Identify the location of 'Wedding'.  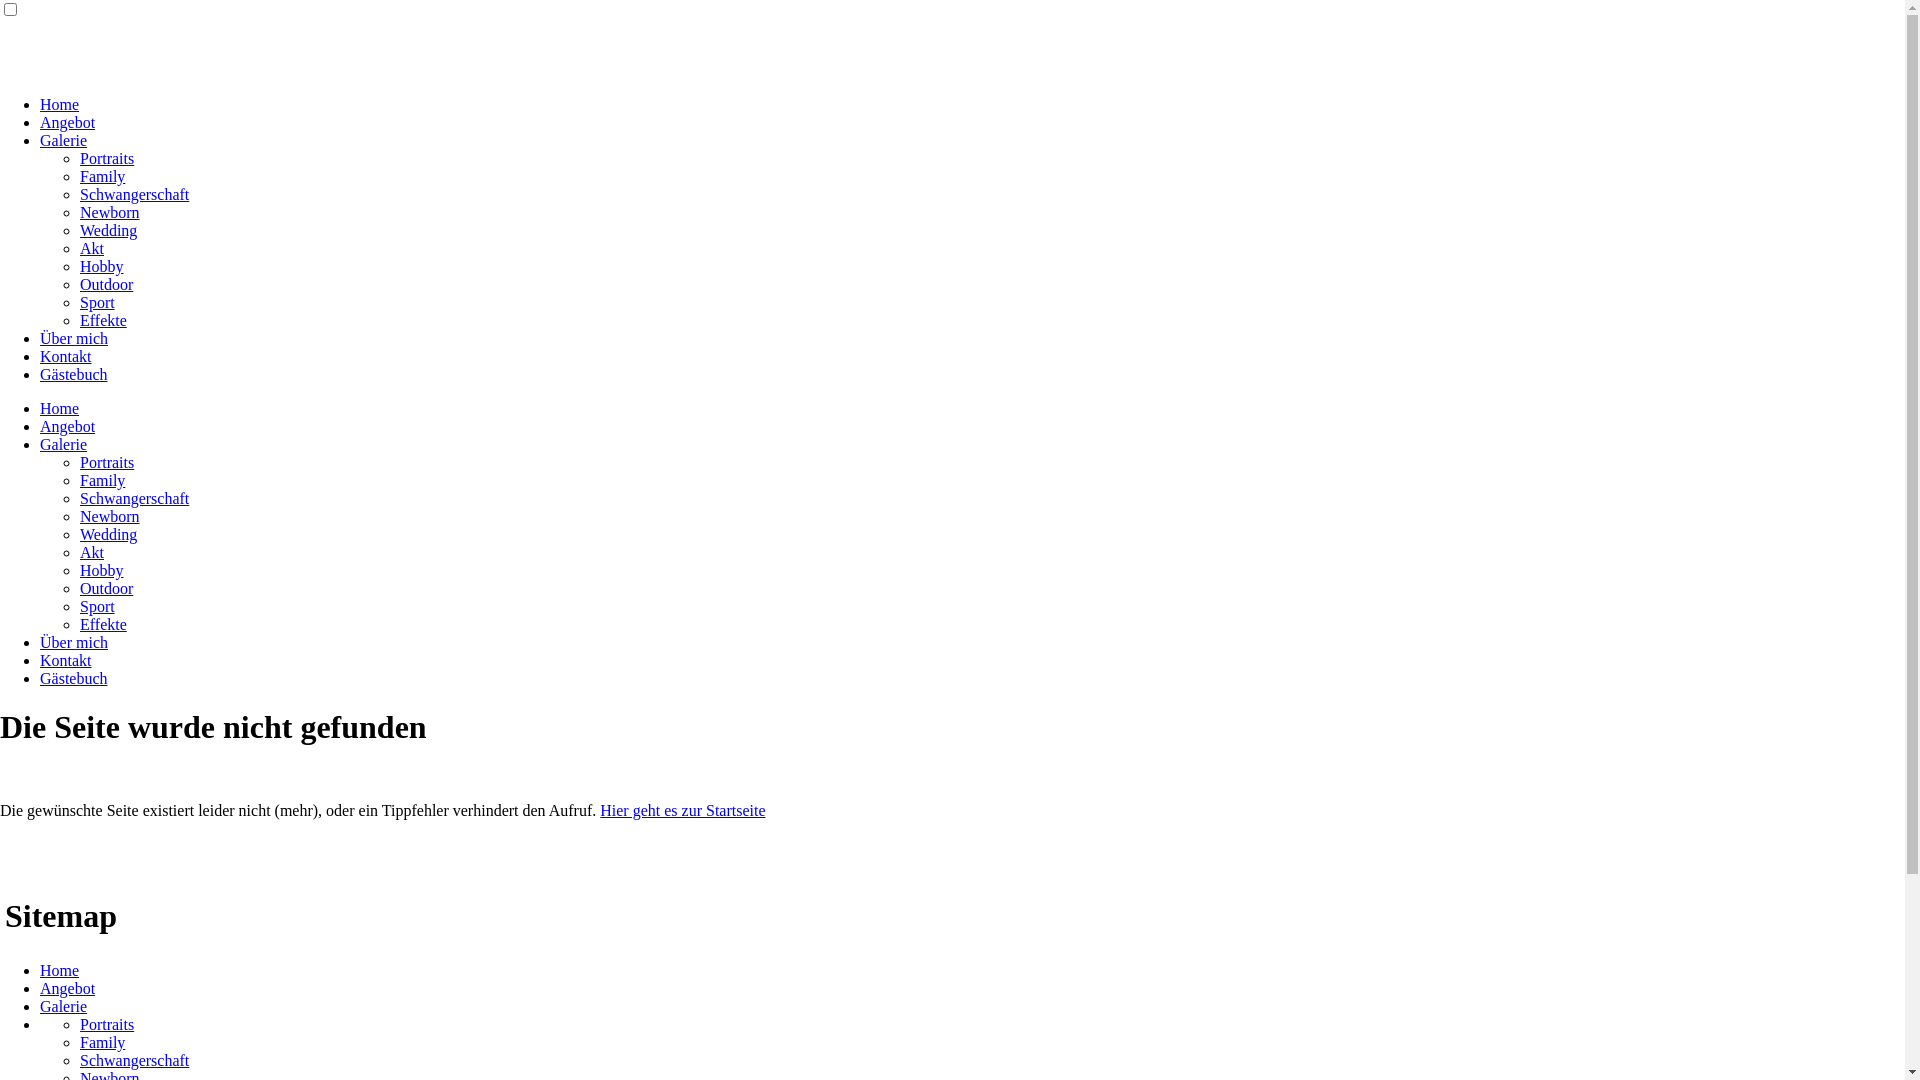
(107, 533).